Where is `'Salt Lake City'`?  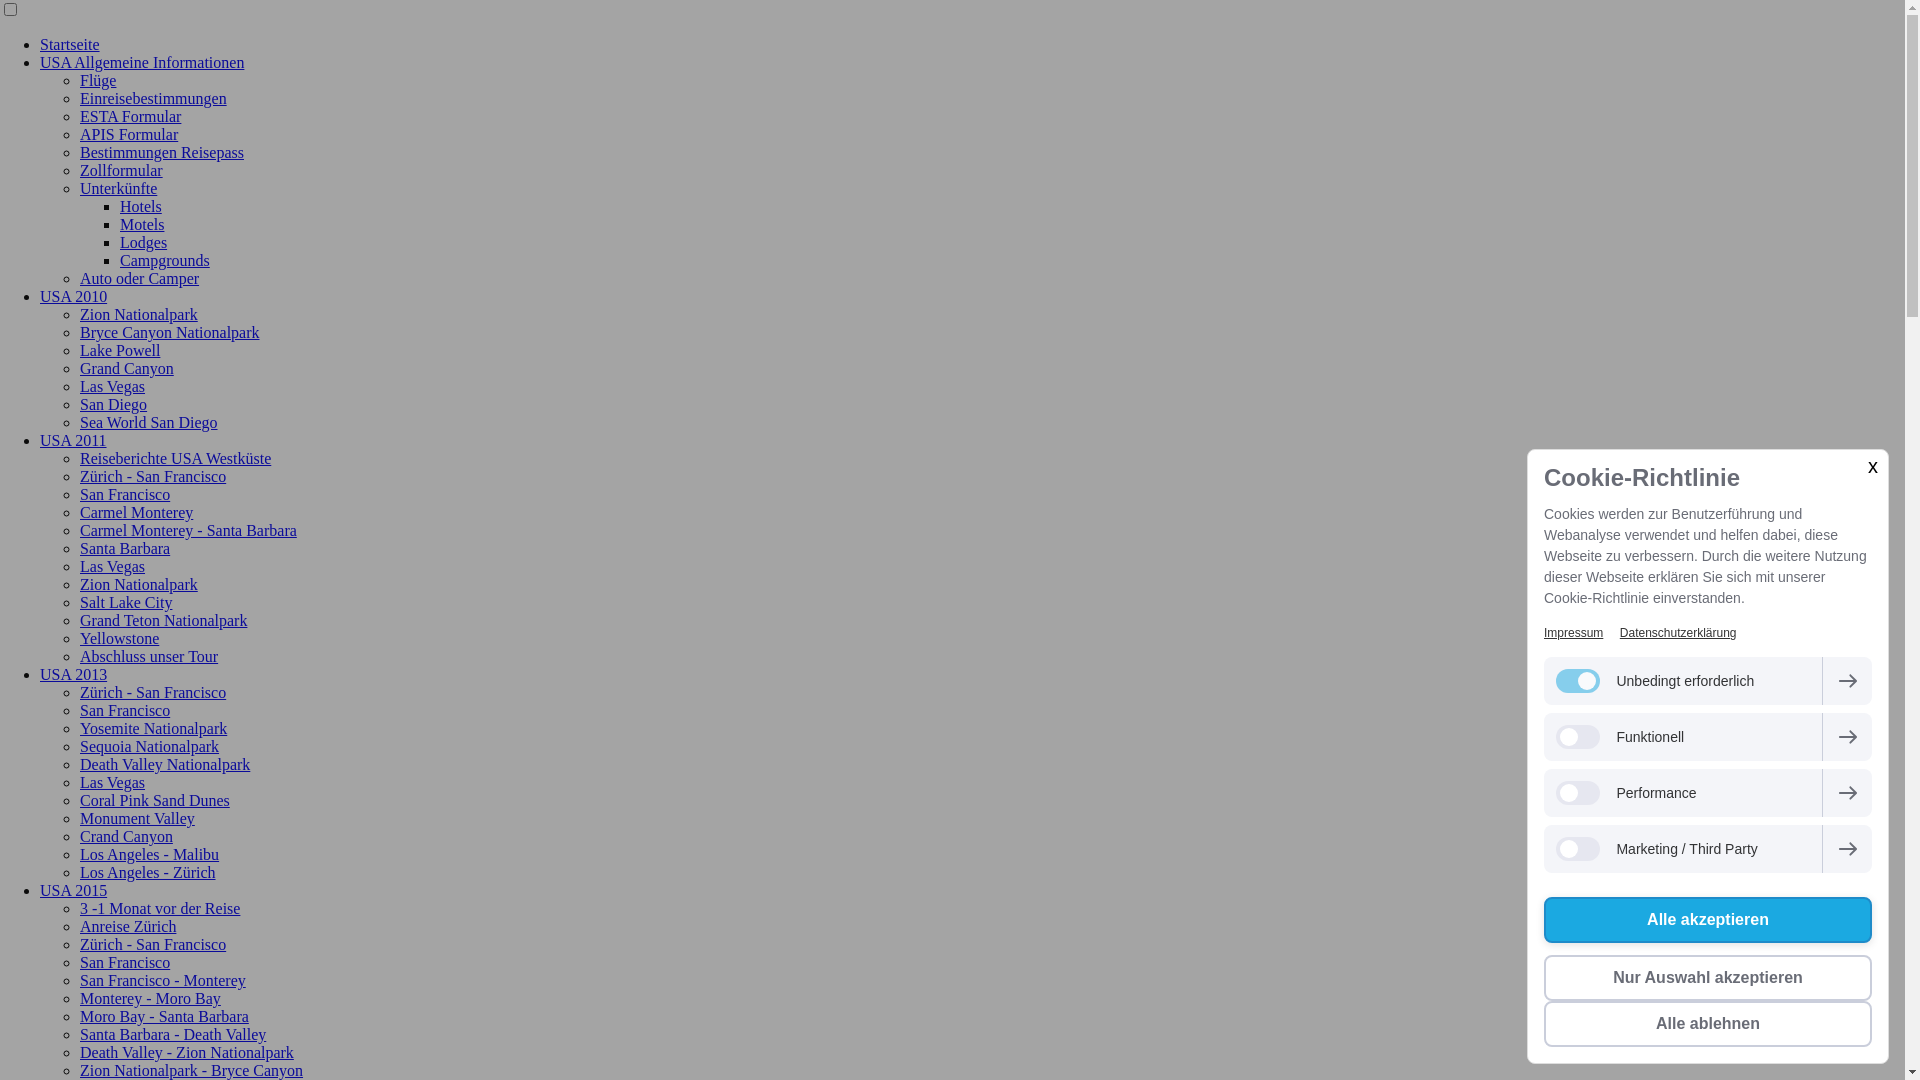 'Salt Lake City' is located at coordinates (124, 601).